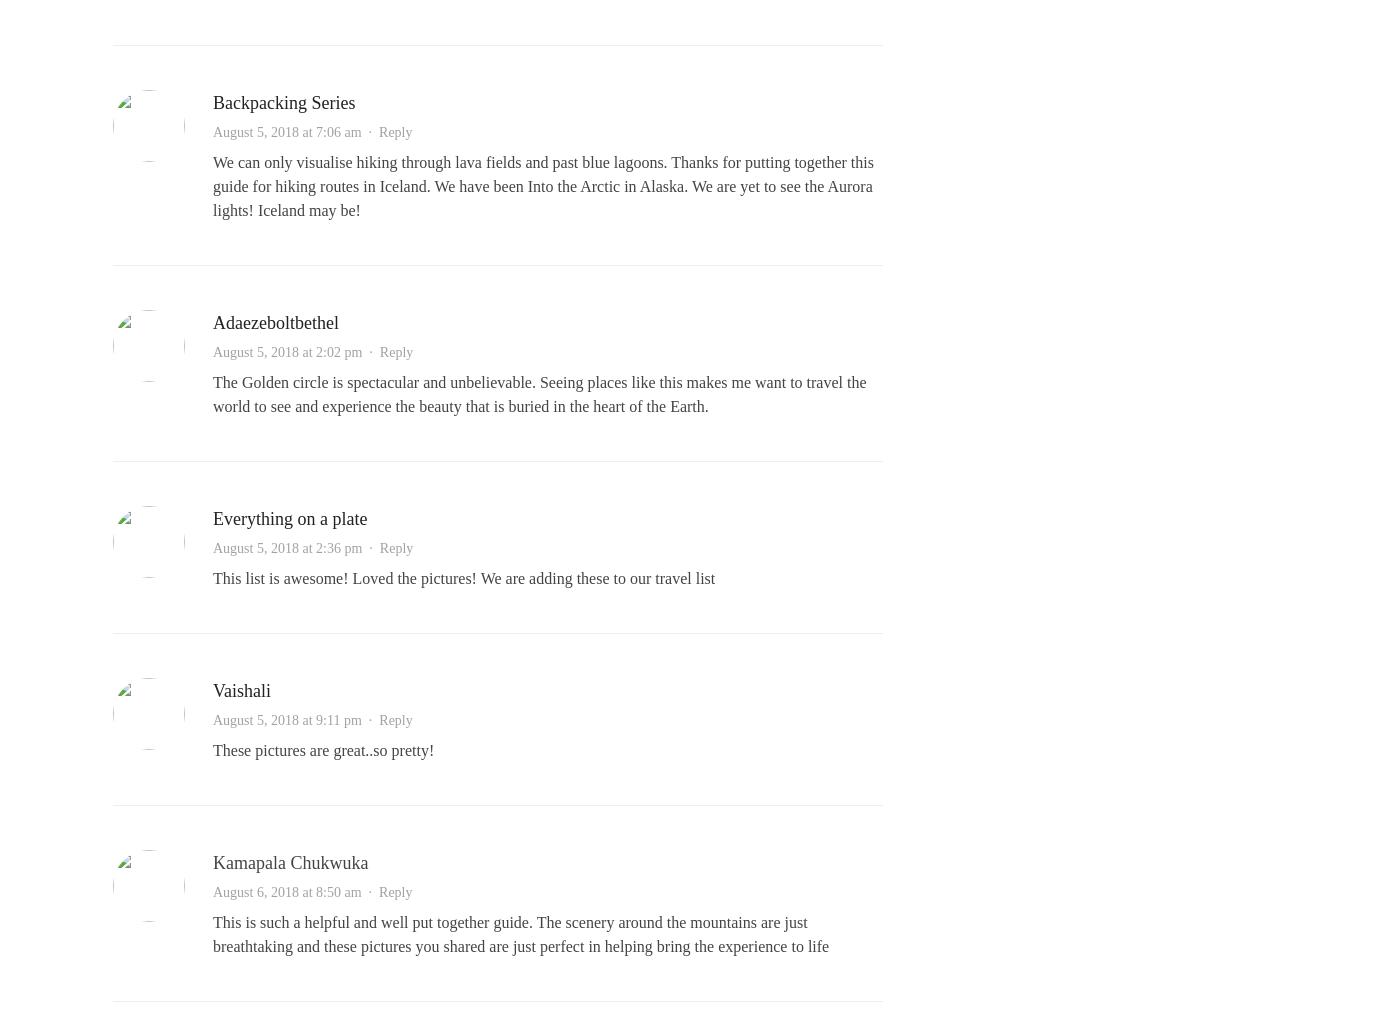 Image resolution: width=1381 pixels, height=1032 pixels. I want to click on 'August 5, 2018 at 2:36 pm', so click(287, 548).